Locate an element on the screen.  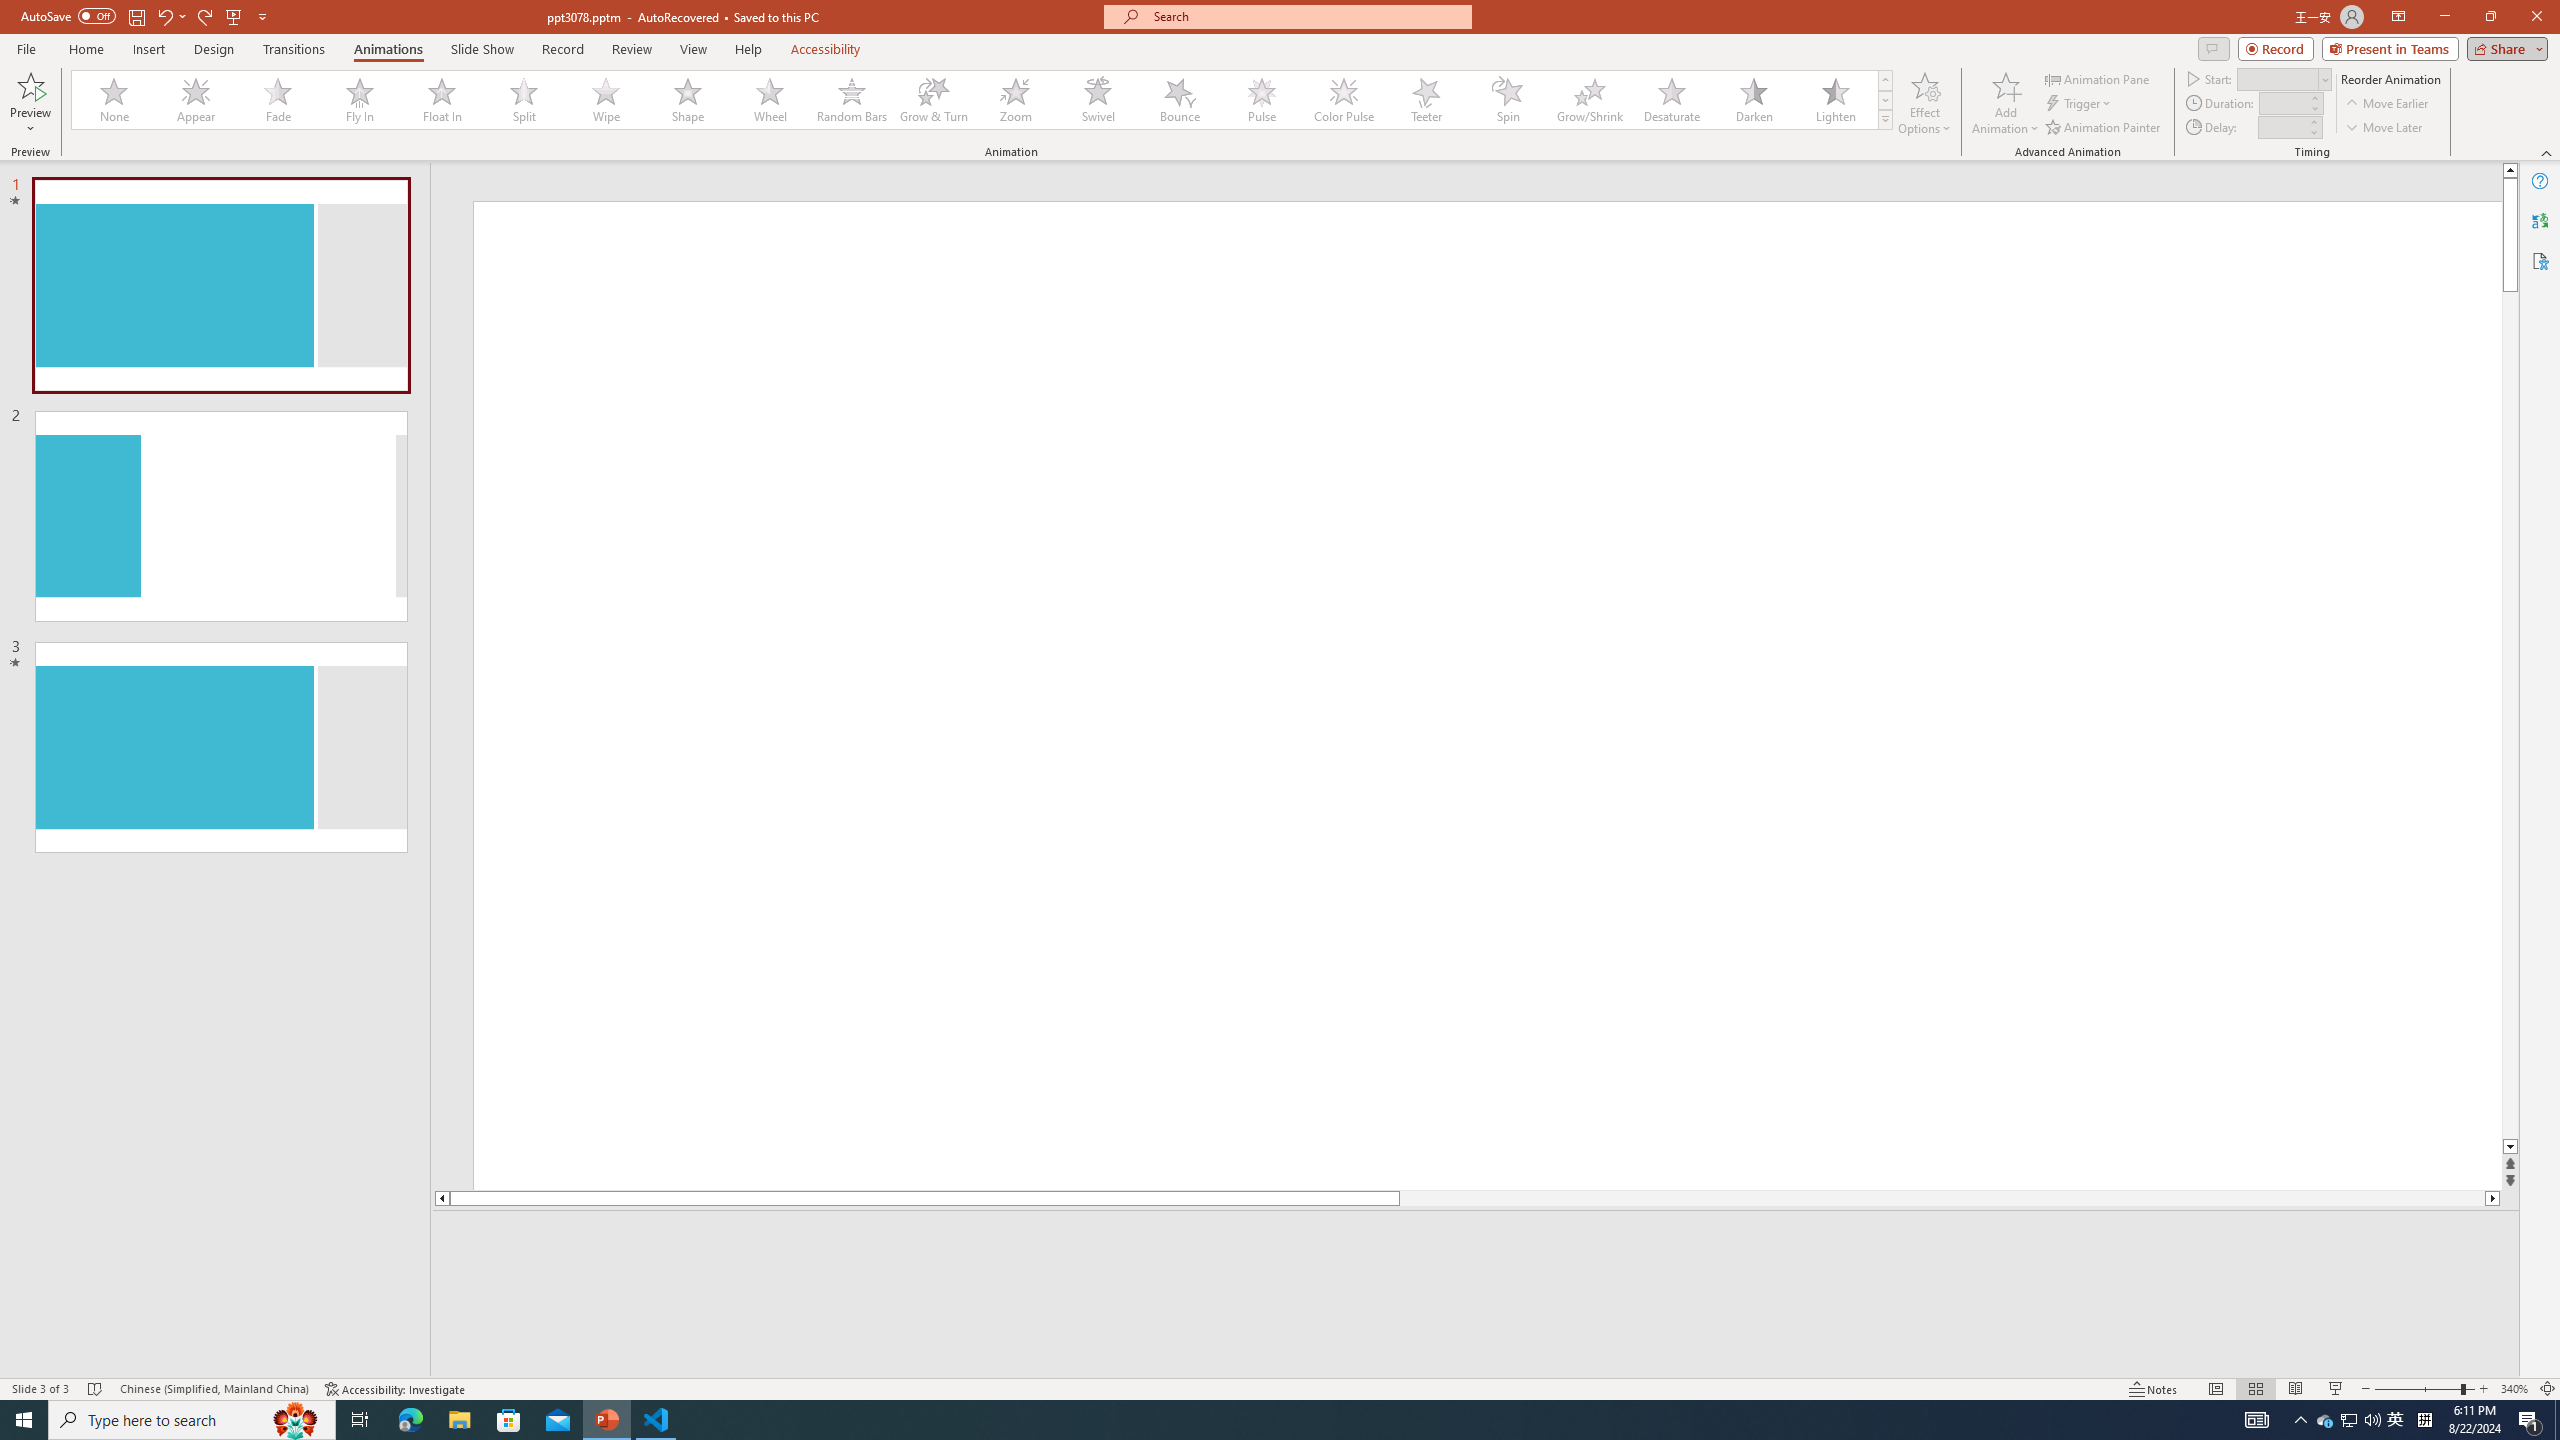
'Spin' is located at coordinates (1507, 99).